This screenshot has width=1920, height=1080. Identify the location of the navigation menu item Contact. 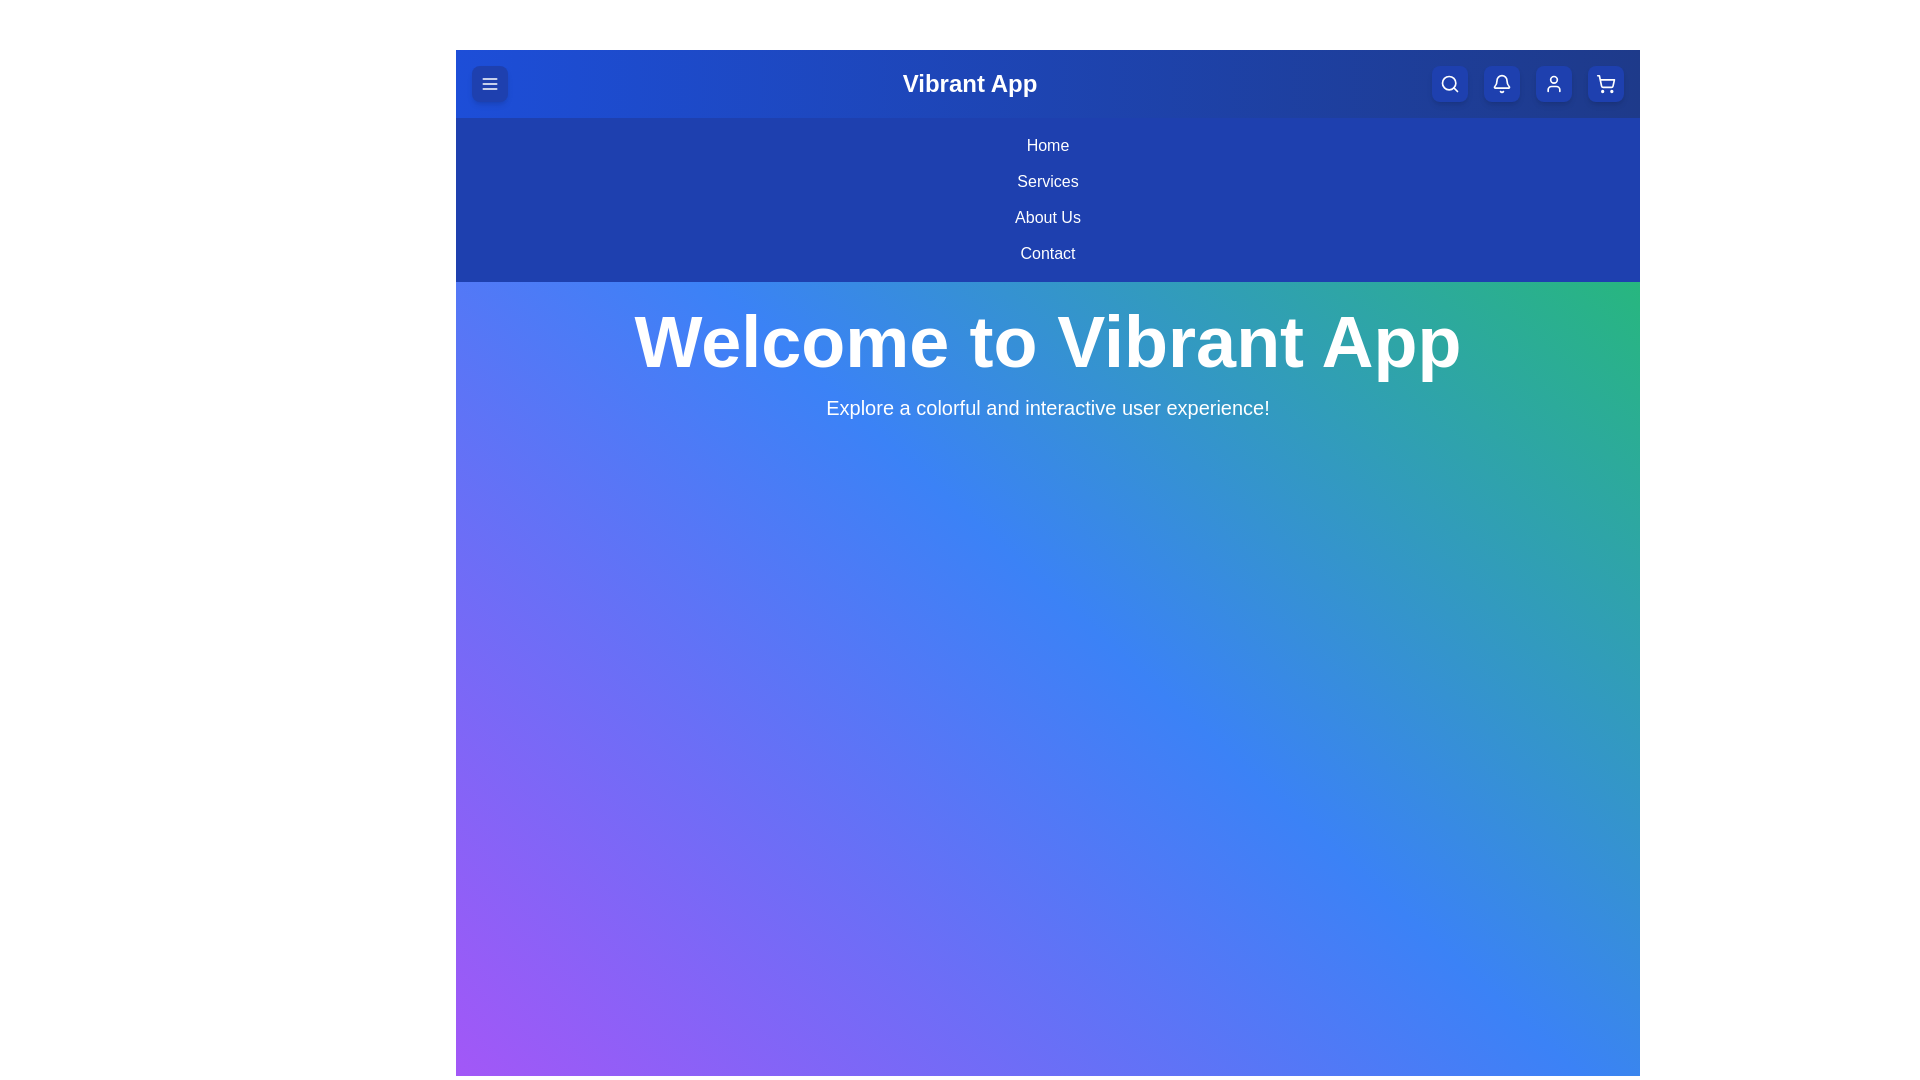
(1046, 253).